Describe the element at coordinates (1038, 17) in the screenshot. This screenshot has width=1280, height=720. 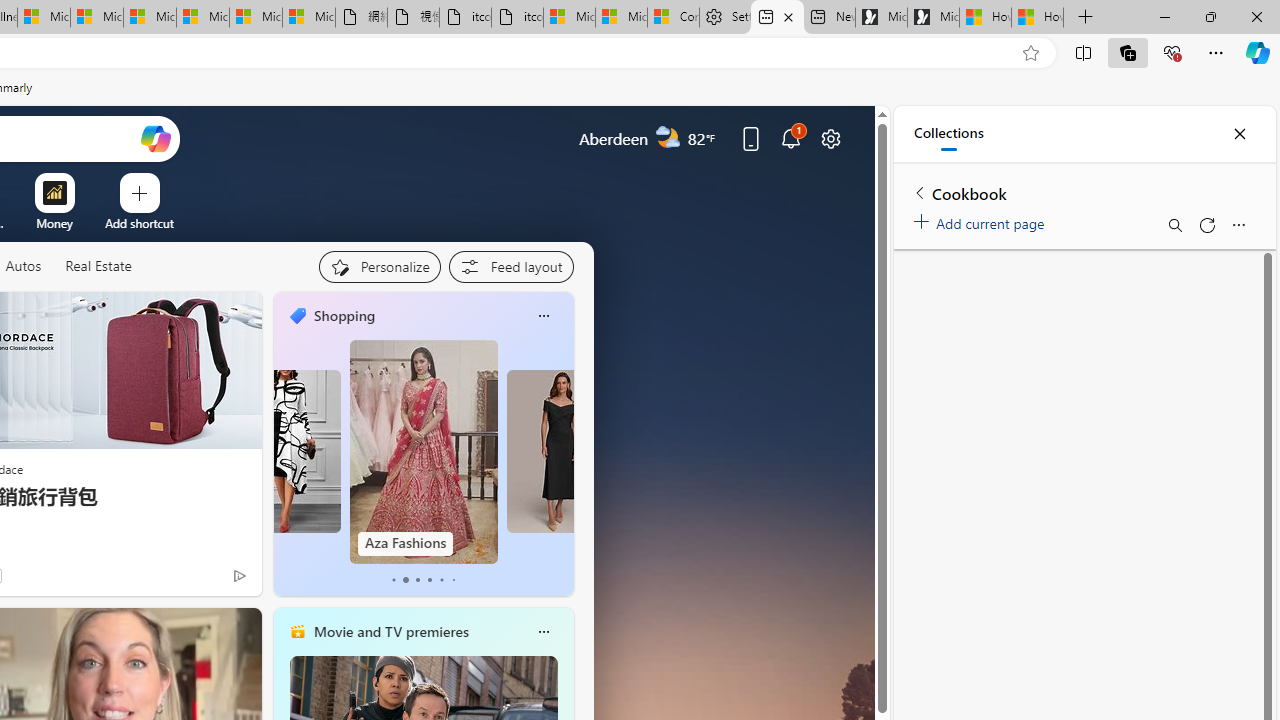
I see `'How to Use a TV as a Computer Monitor'` at that location.